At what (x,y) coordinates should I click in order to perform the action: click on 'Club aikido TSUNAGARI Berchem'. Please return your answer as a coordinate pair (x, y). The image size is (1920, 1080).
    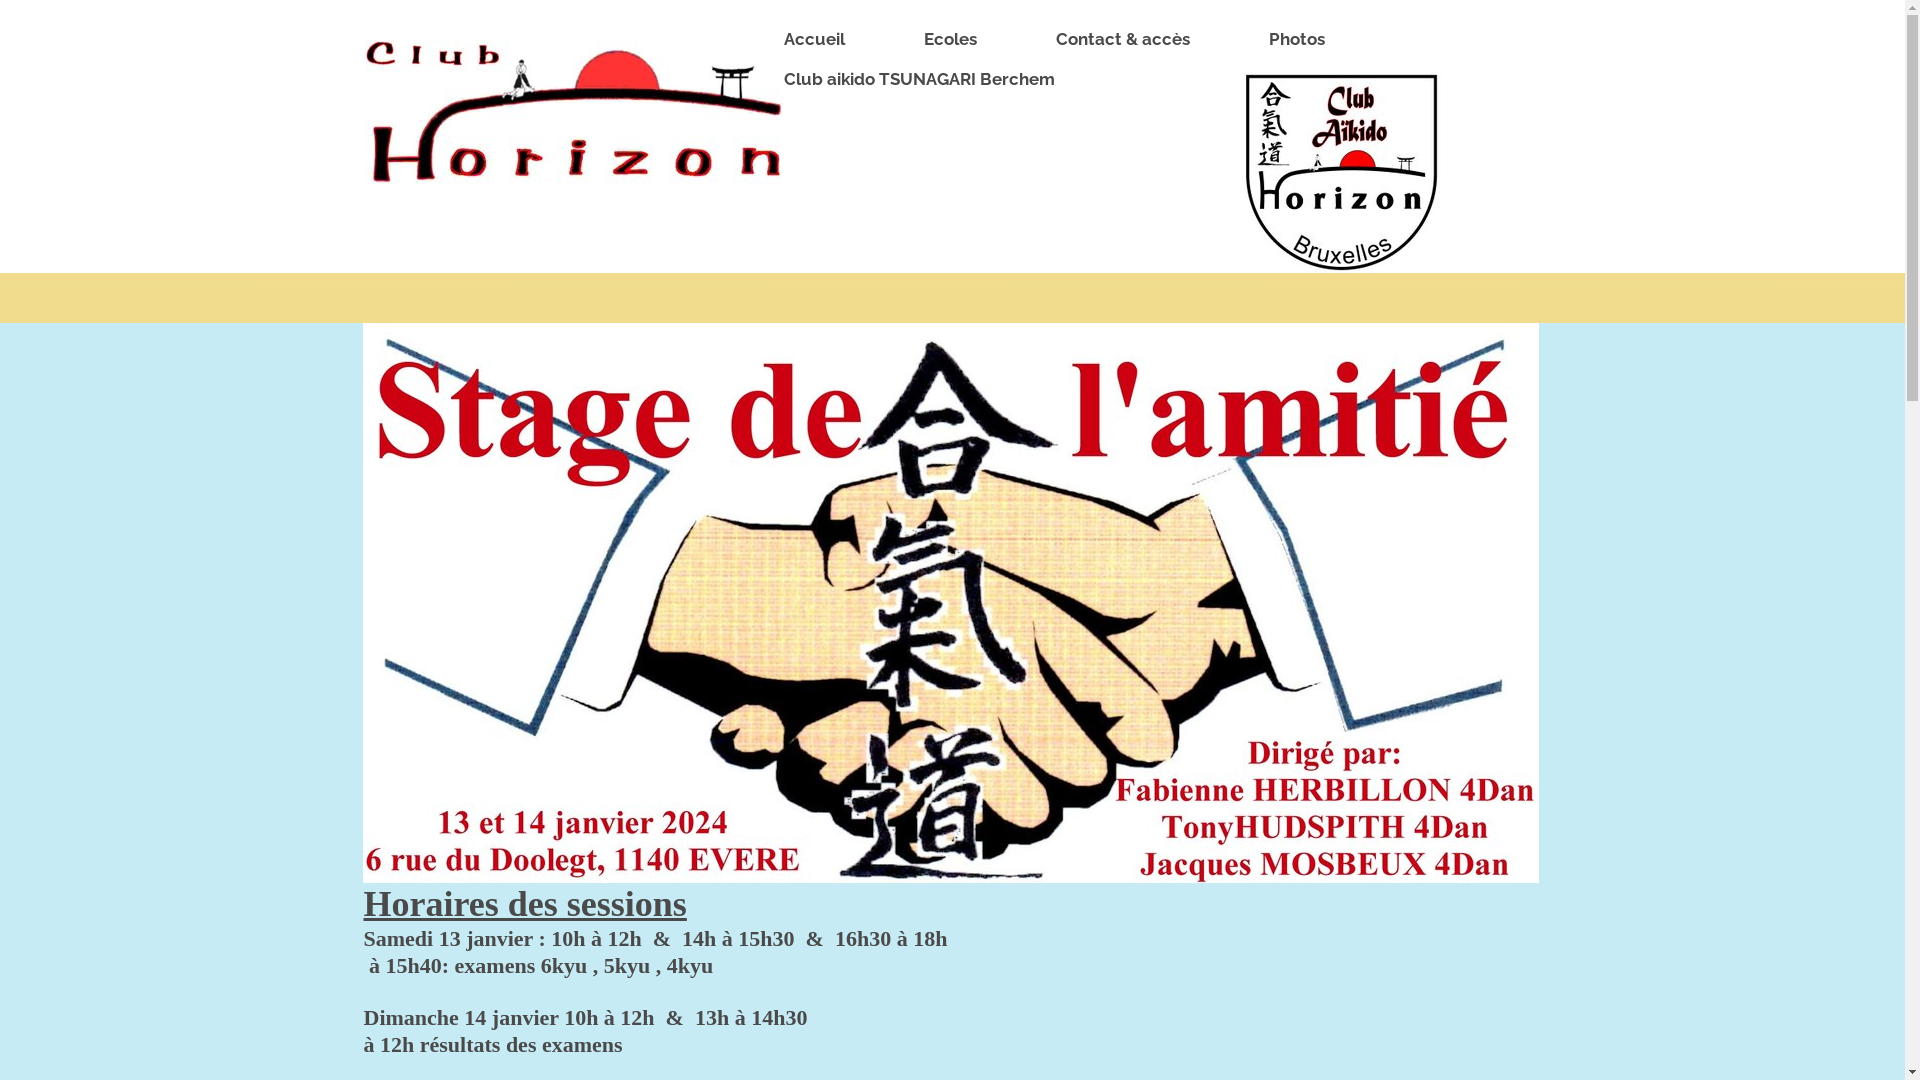
    Looking at the image, I should click on (928, 79).